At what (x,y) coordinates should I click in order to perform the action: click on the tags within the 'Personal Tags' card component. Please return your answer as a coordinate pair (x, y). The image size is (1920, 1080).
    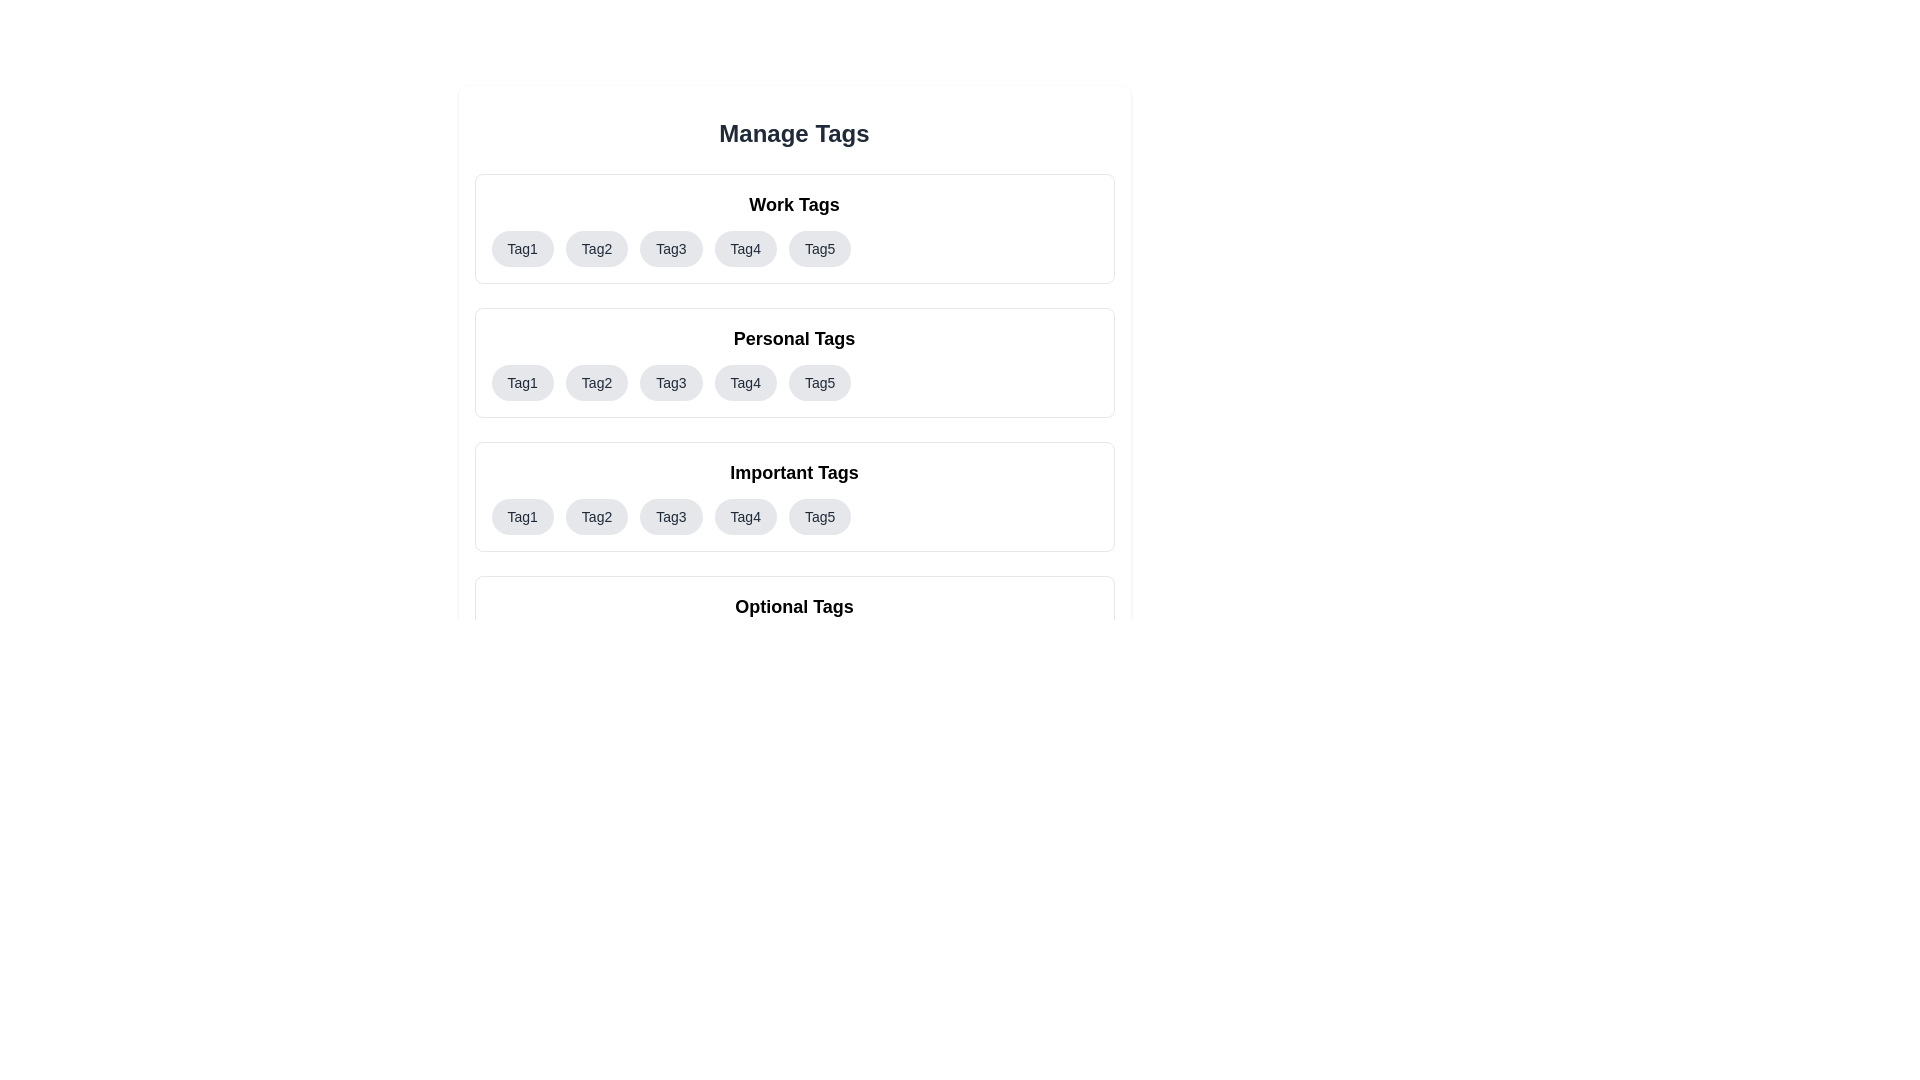
    Looking at the image, I should click on (793, 362).